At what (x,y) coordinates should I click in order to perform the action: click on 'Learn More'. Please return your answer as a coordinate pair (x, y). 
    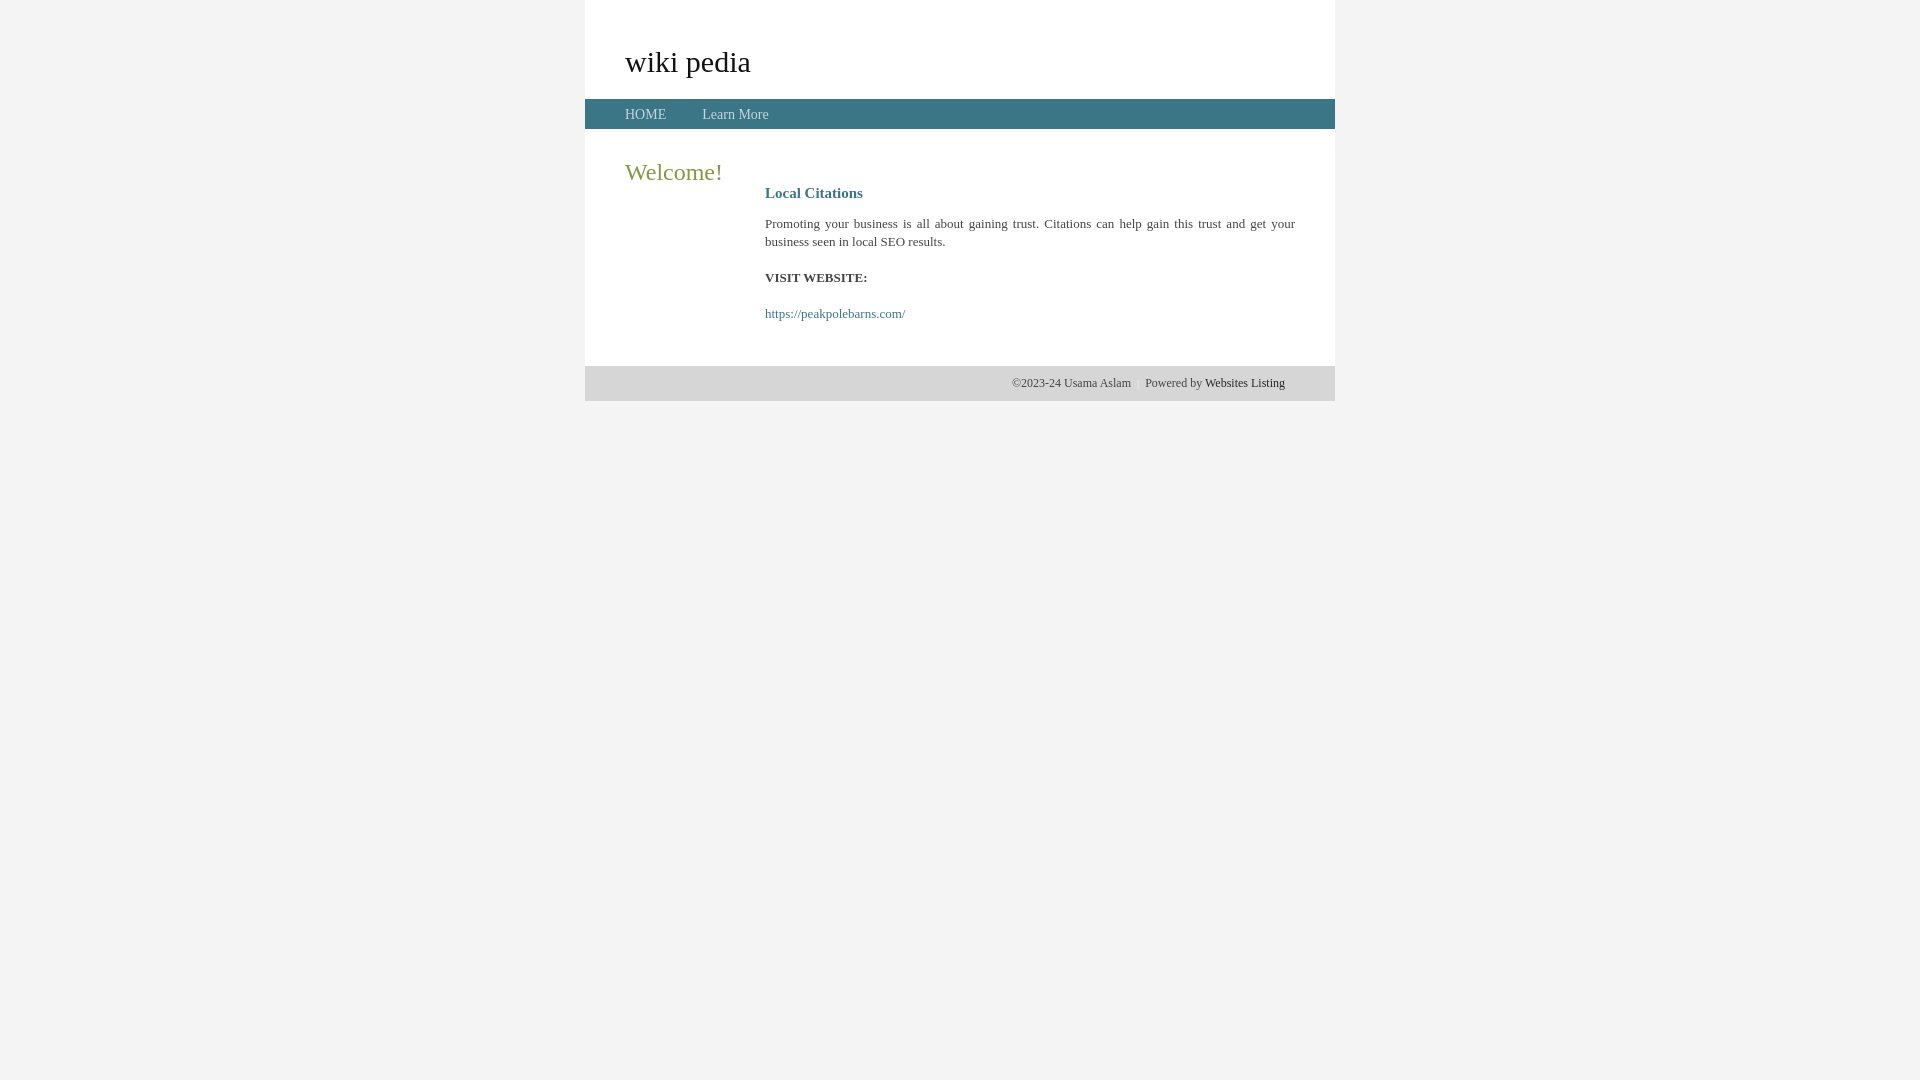
    Looking at the image, I should click on (701, 114).